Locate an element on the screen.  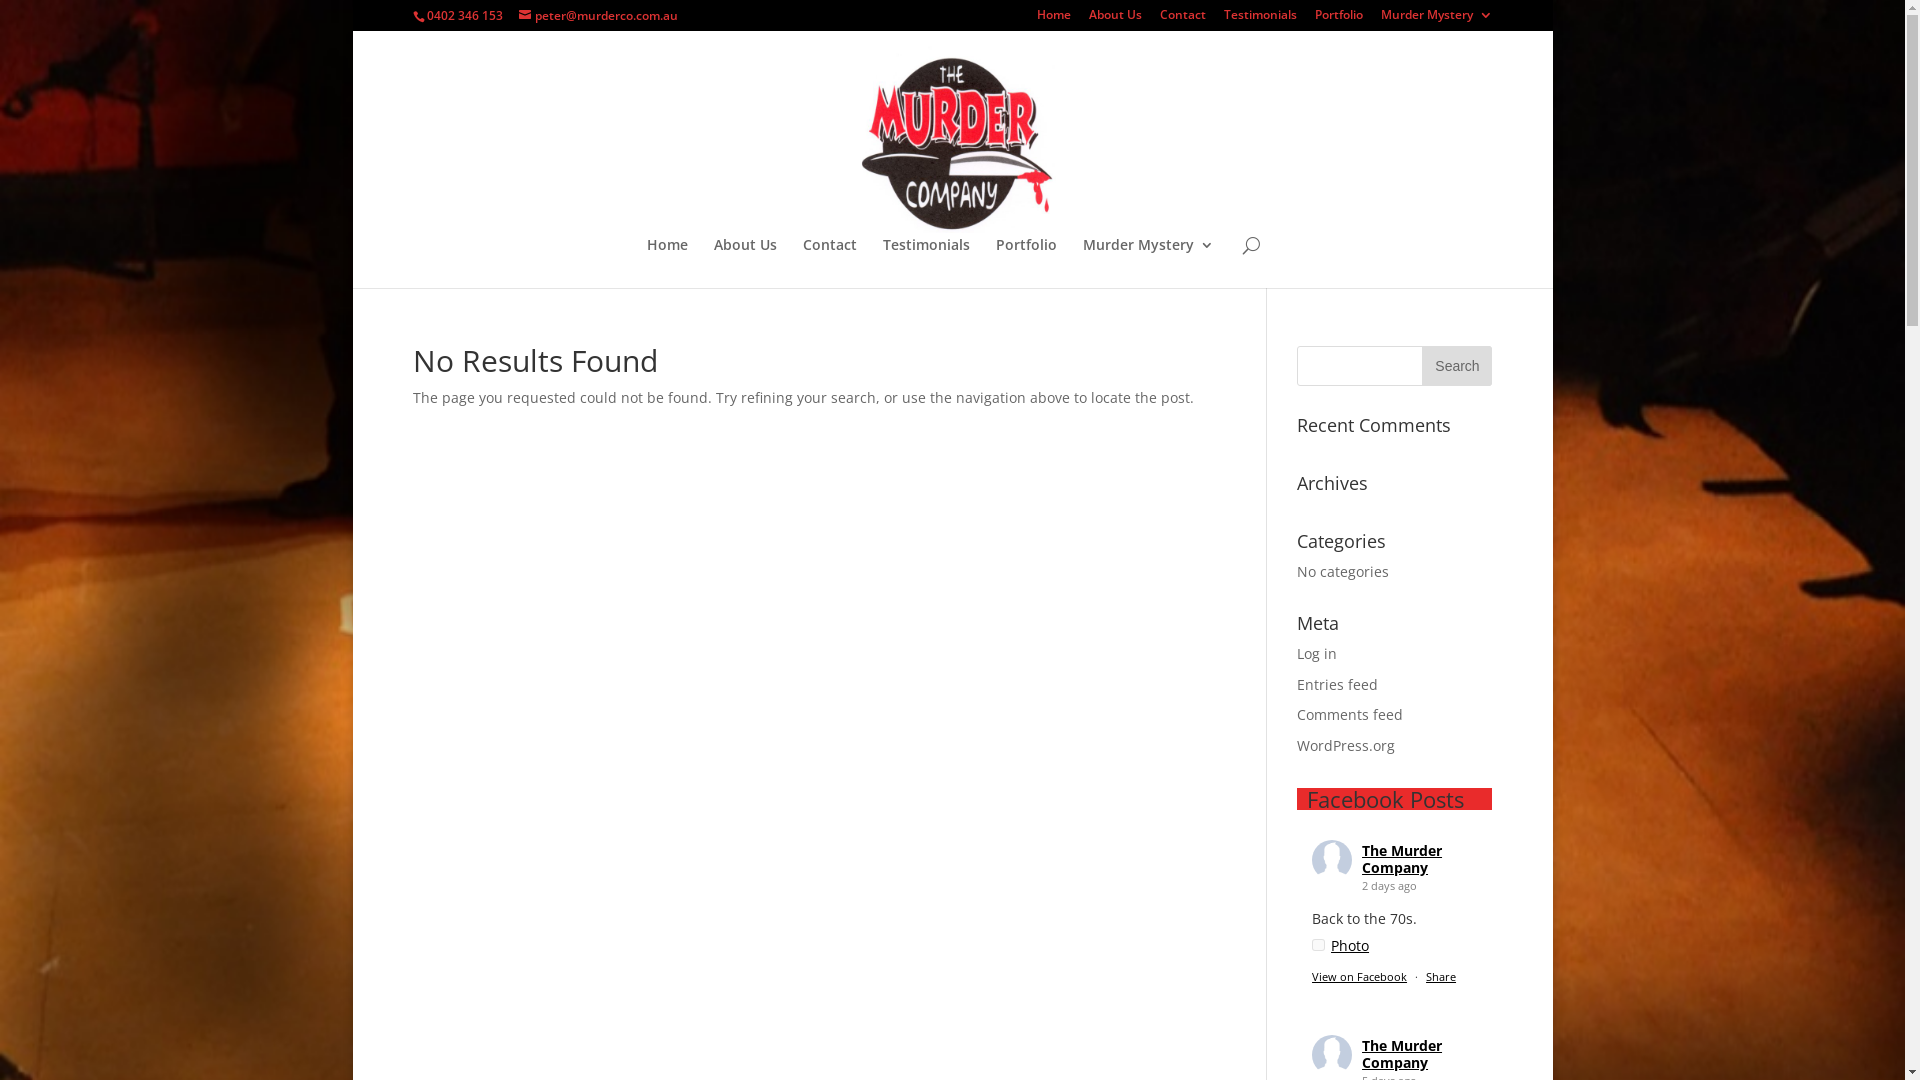
'WordPress.org' is located at coordinates (1345, 745).